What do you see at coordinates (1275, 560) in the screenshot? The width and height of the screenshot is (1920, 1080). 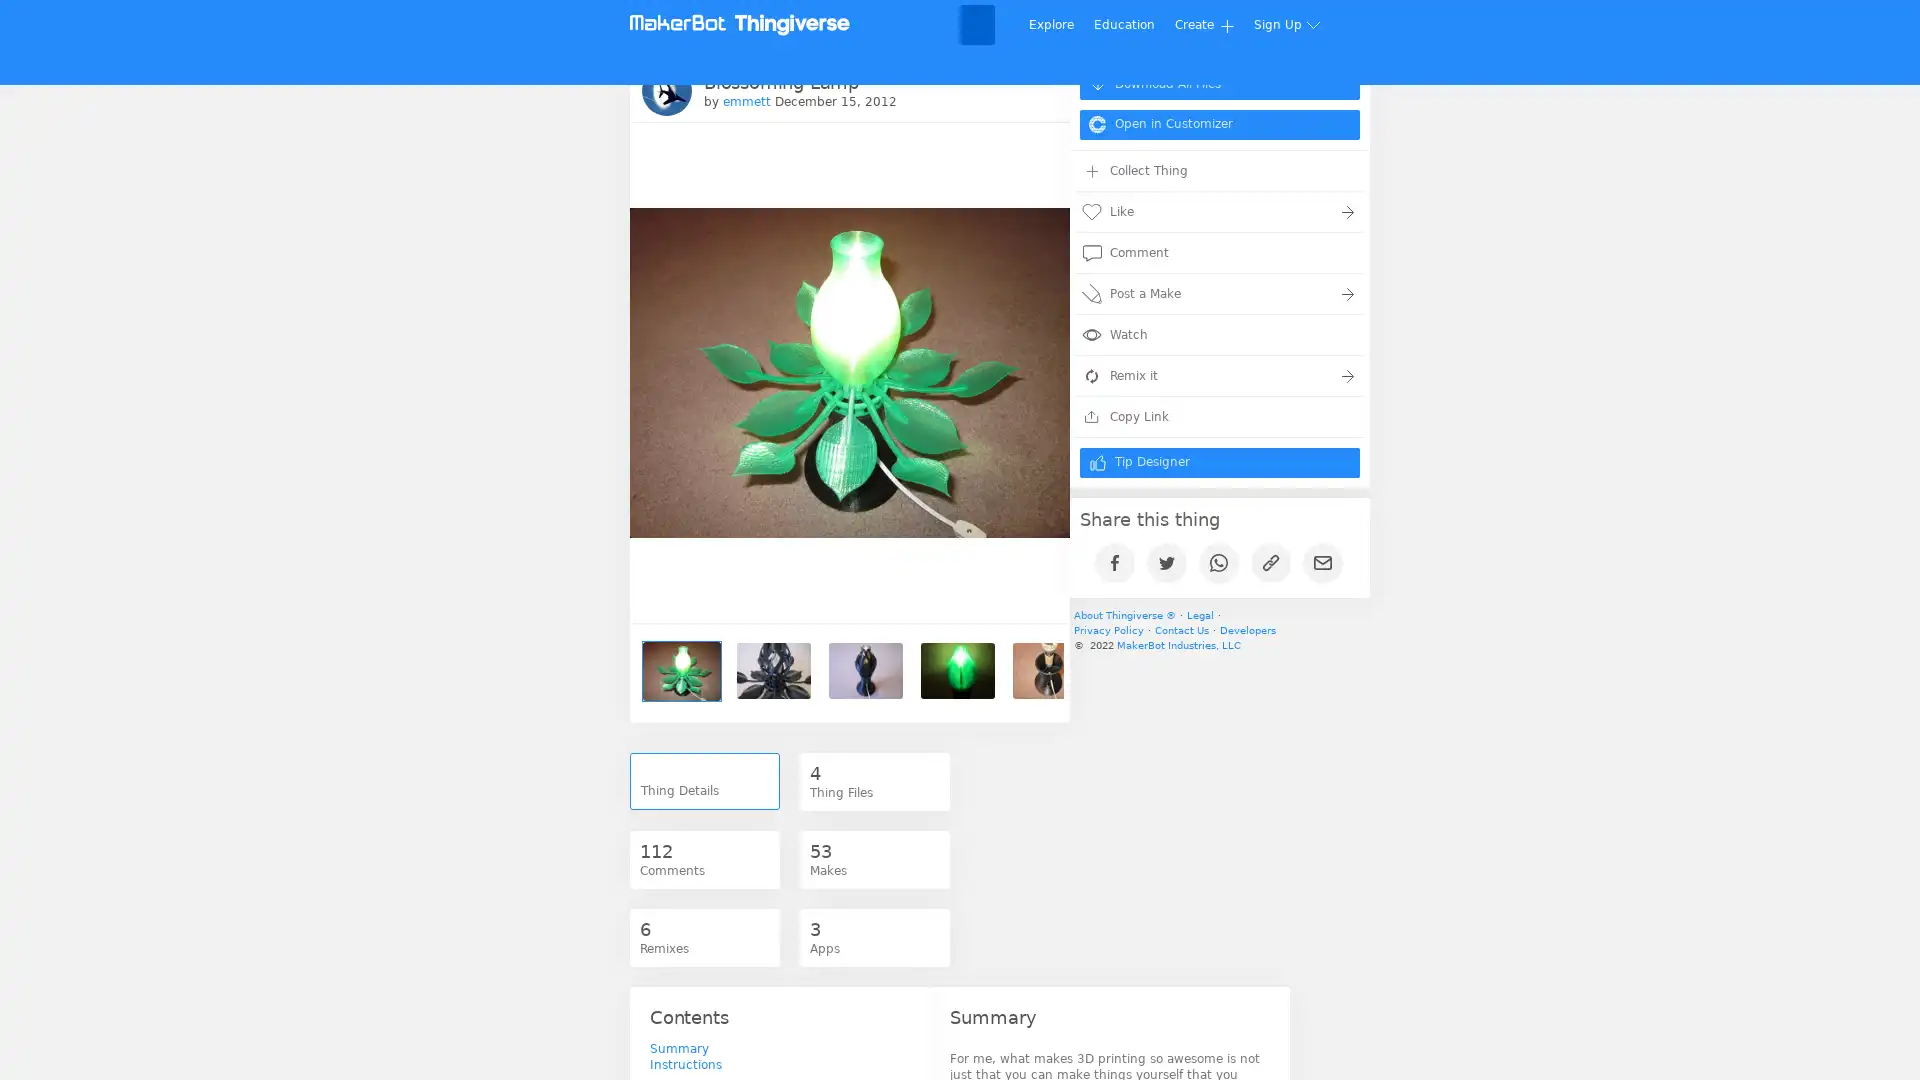 I see `copy` at bounding box center [1275, 560].